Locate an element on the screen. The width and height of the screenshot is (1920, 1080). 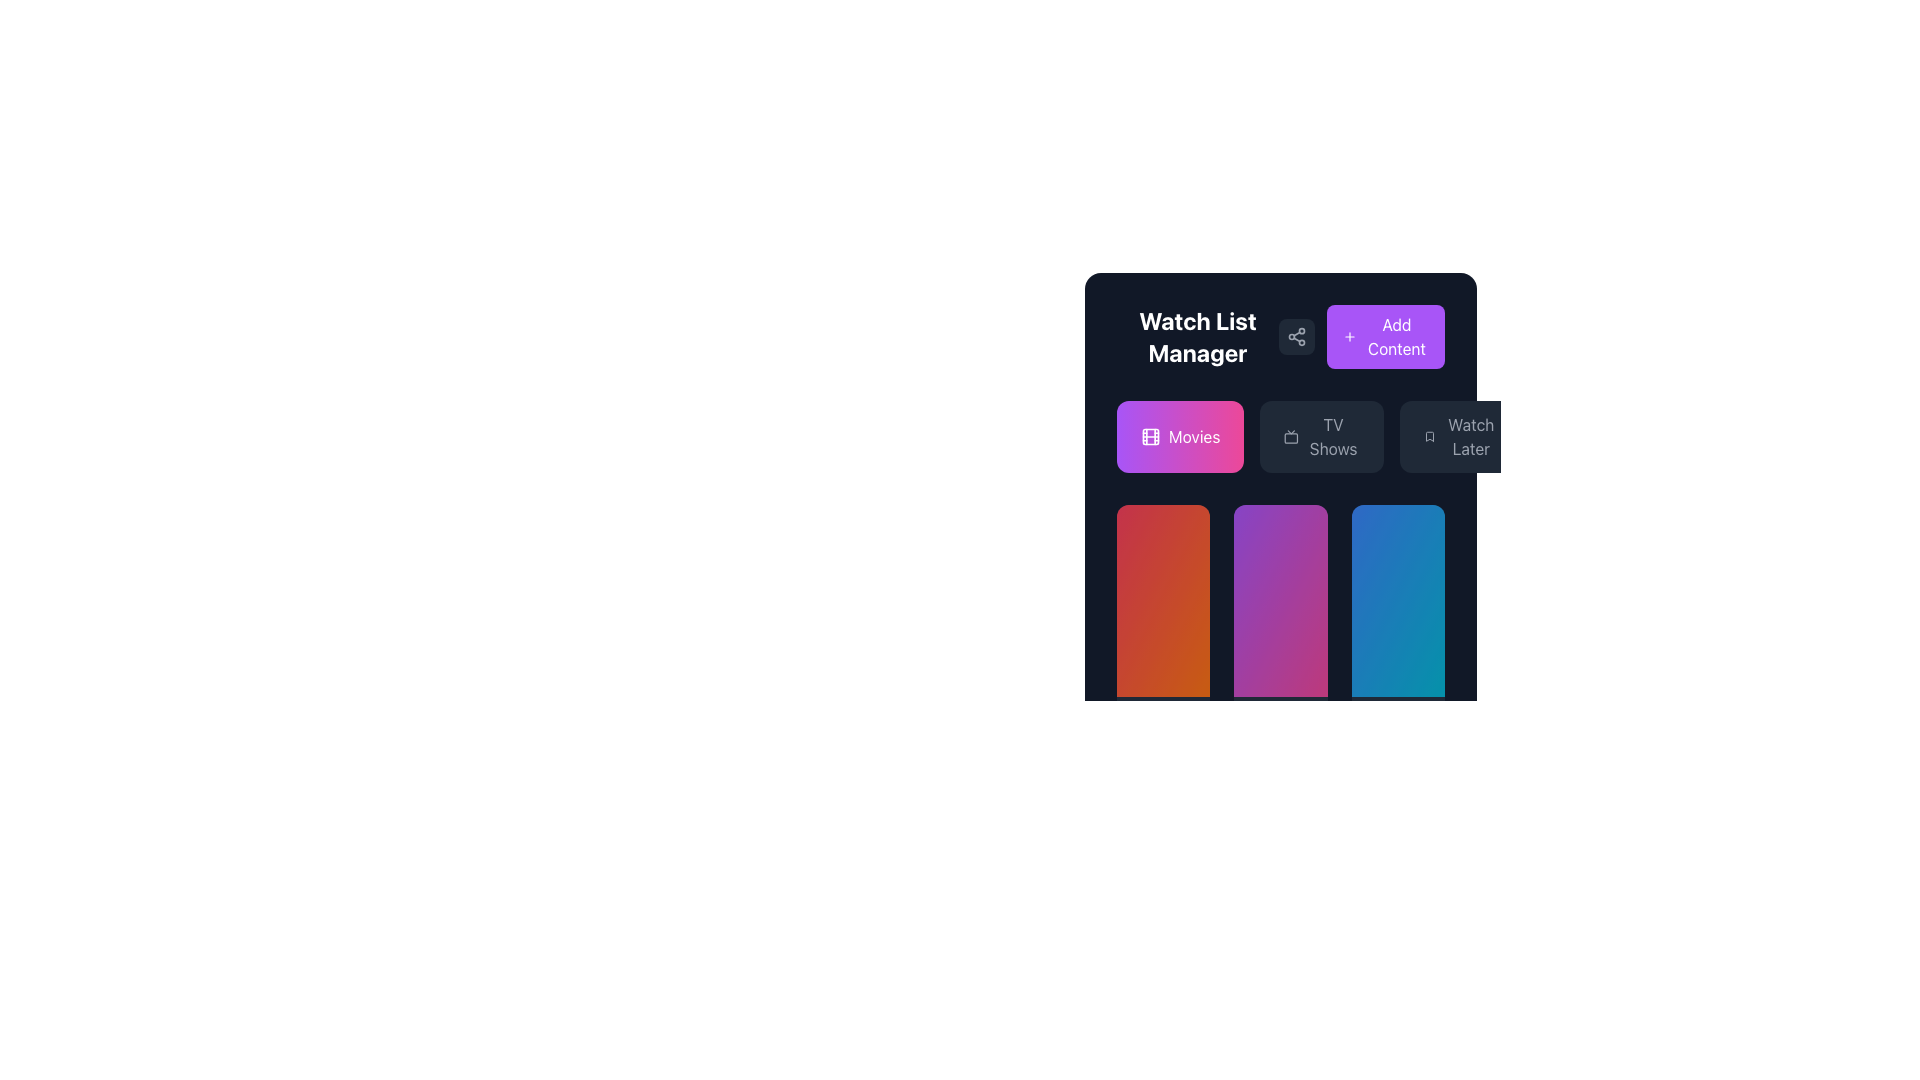
the visually distinctive vertical rectangular block with a gradient background transitioning from blue to cyan, which is the third item in the horizontal row located below the 'Movies', 'TV Shows', and 'Watch Later' buttons in the 'Watch List Manager' section is located at coordinates (1397, 600).